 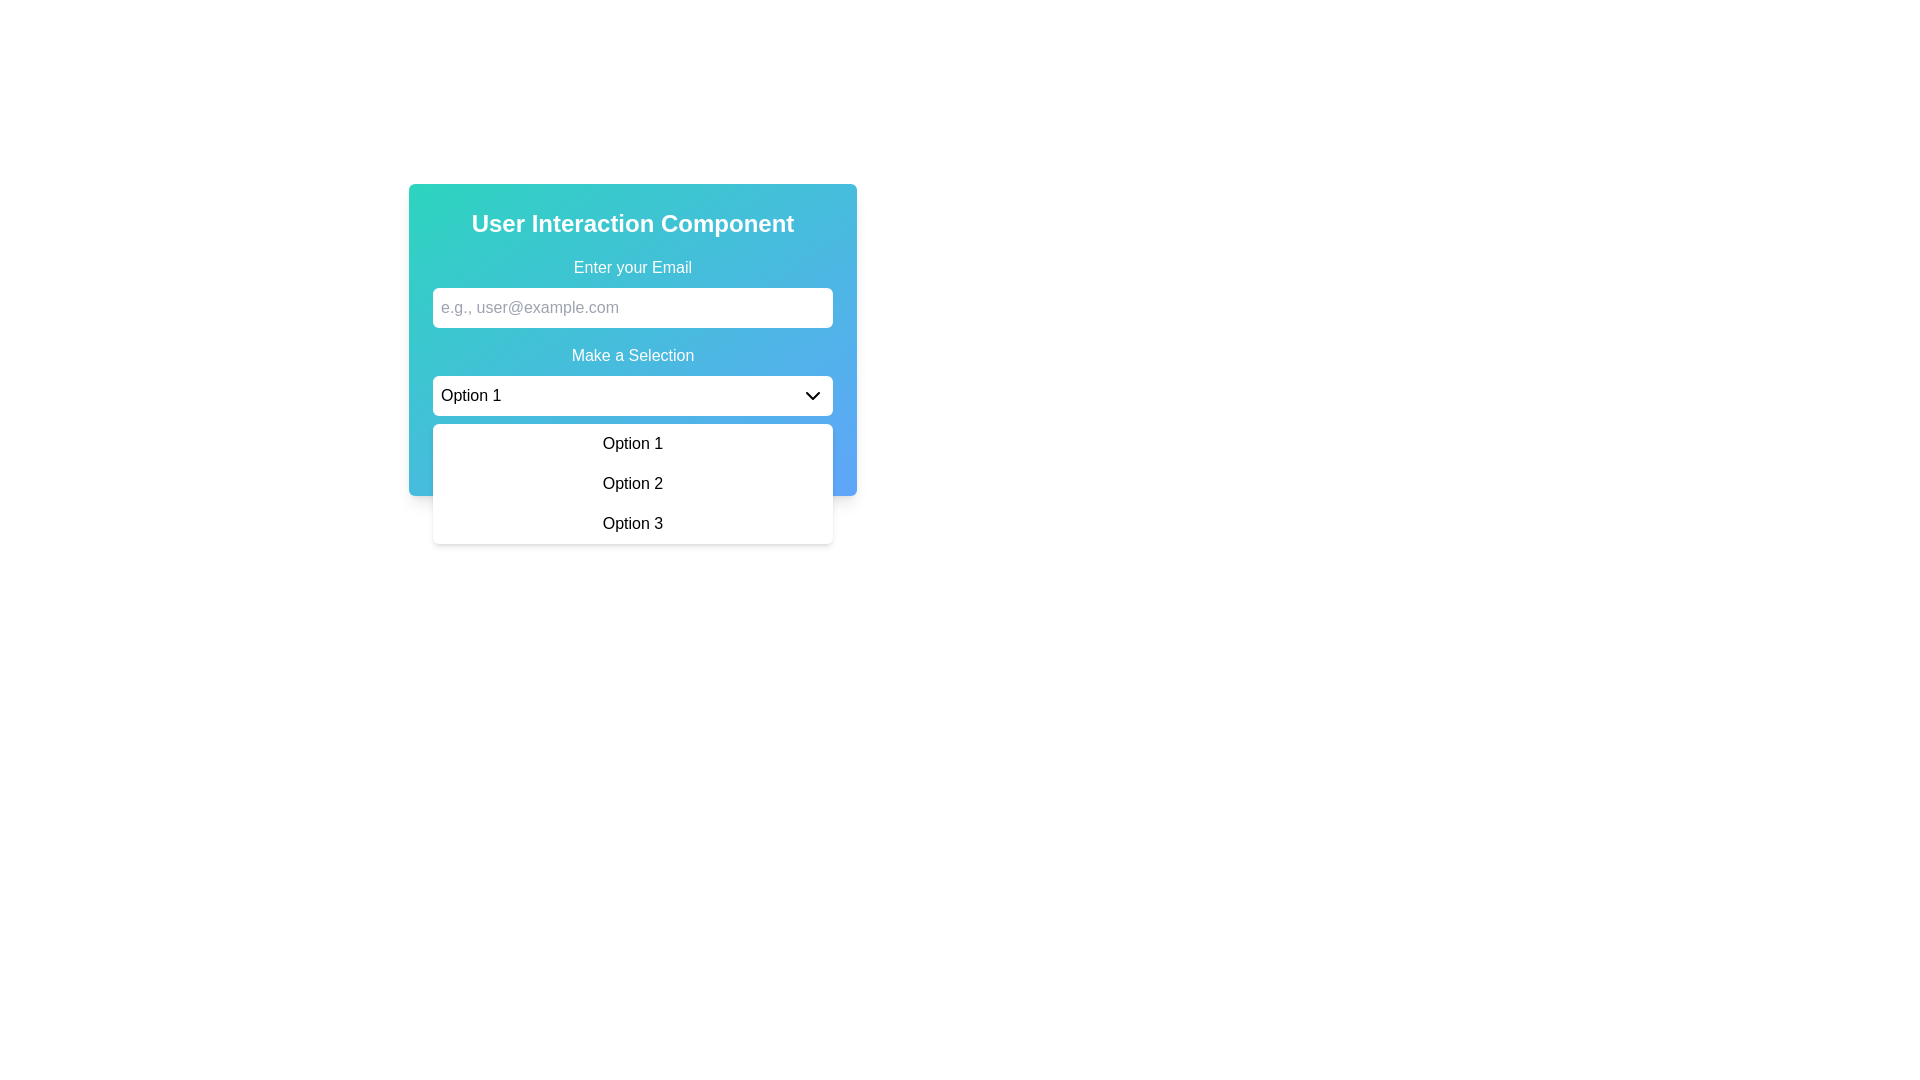 What do you see at coordinates (632, 338) in the screenshot?
I see `the 'Make a Selection' dropdown within the 'User Interaction Component' card` at bounding box center [632, 338].